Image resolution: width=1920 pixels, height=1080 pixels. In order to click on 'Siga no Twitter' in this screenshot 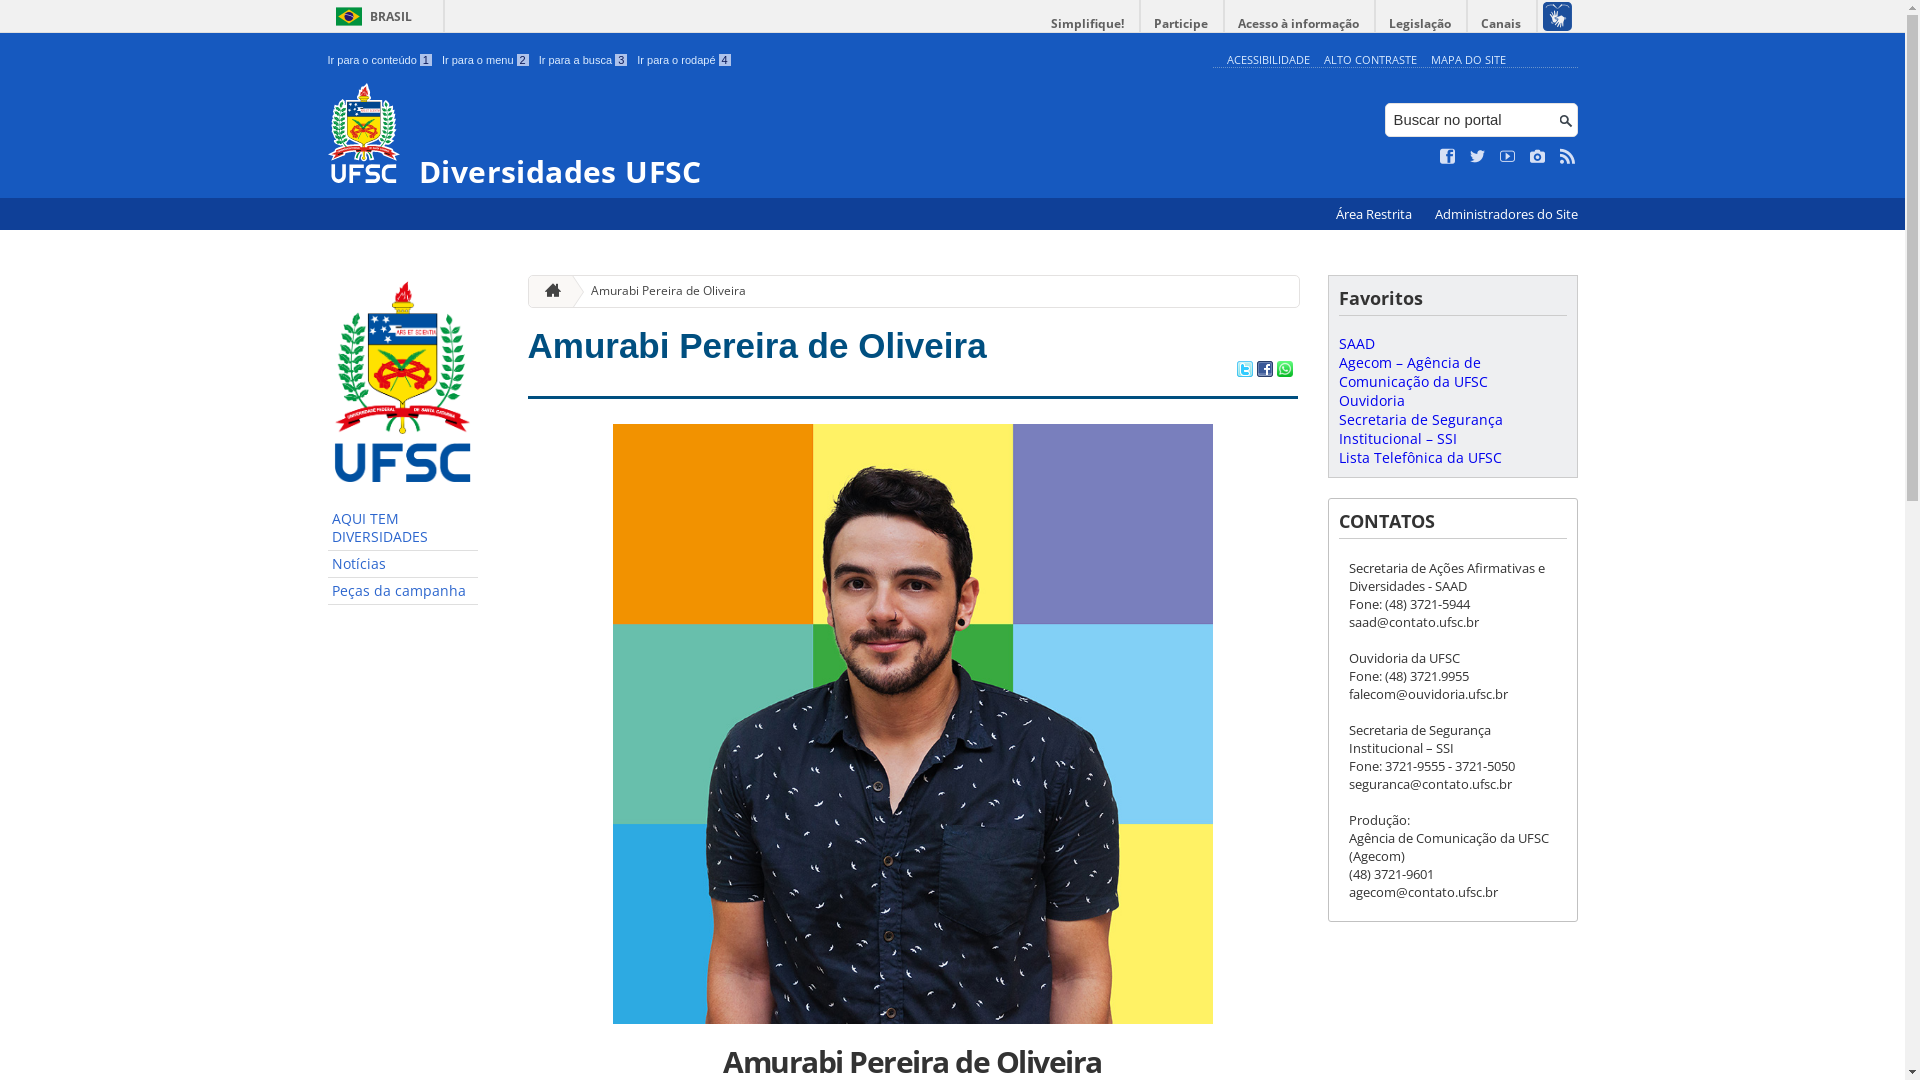, I will do `click(1478, 156)`.